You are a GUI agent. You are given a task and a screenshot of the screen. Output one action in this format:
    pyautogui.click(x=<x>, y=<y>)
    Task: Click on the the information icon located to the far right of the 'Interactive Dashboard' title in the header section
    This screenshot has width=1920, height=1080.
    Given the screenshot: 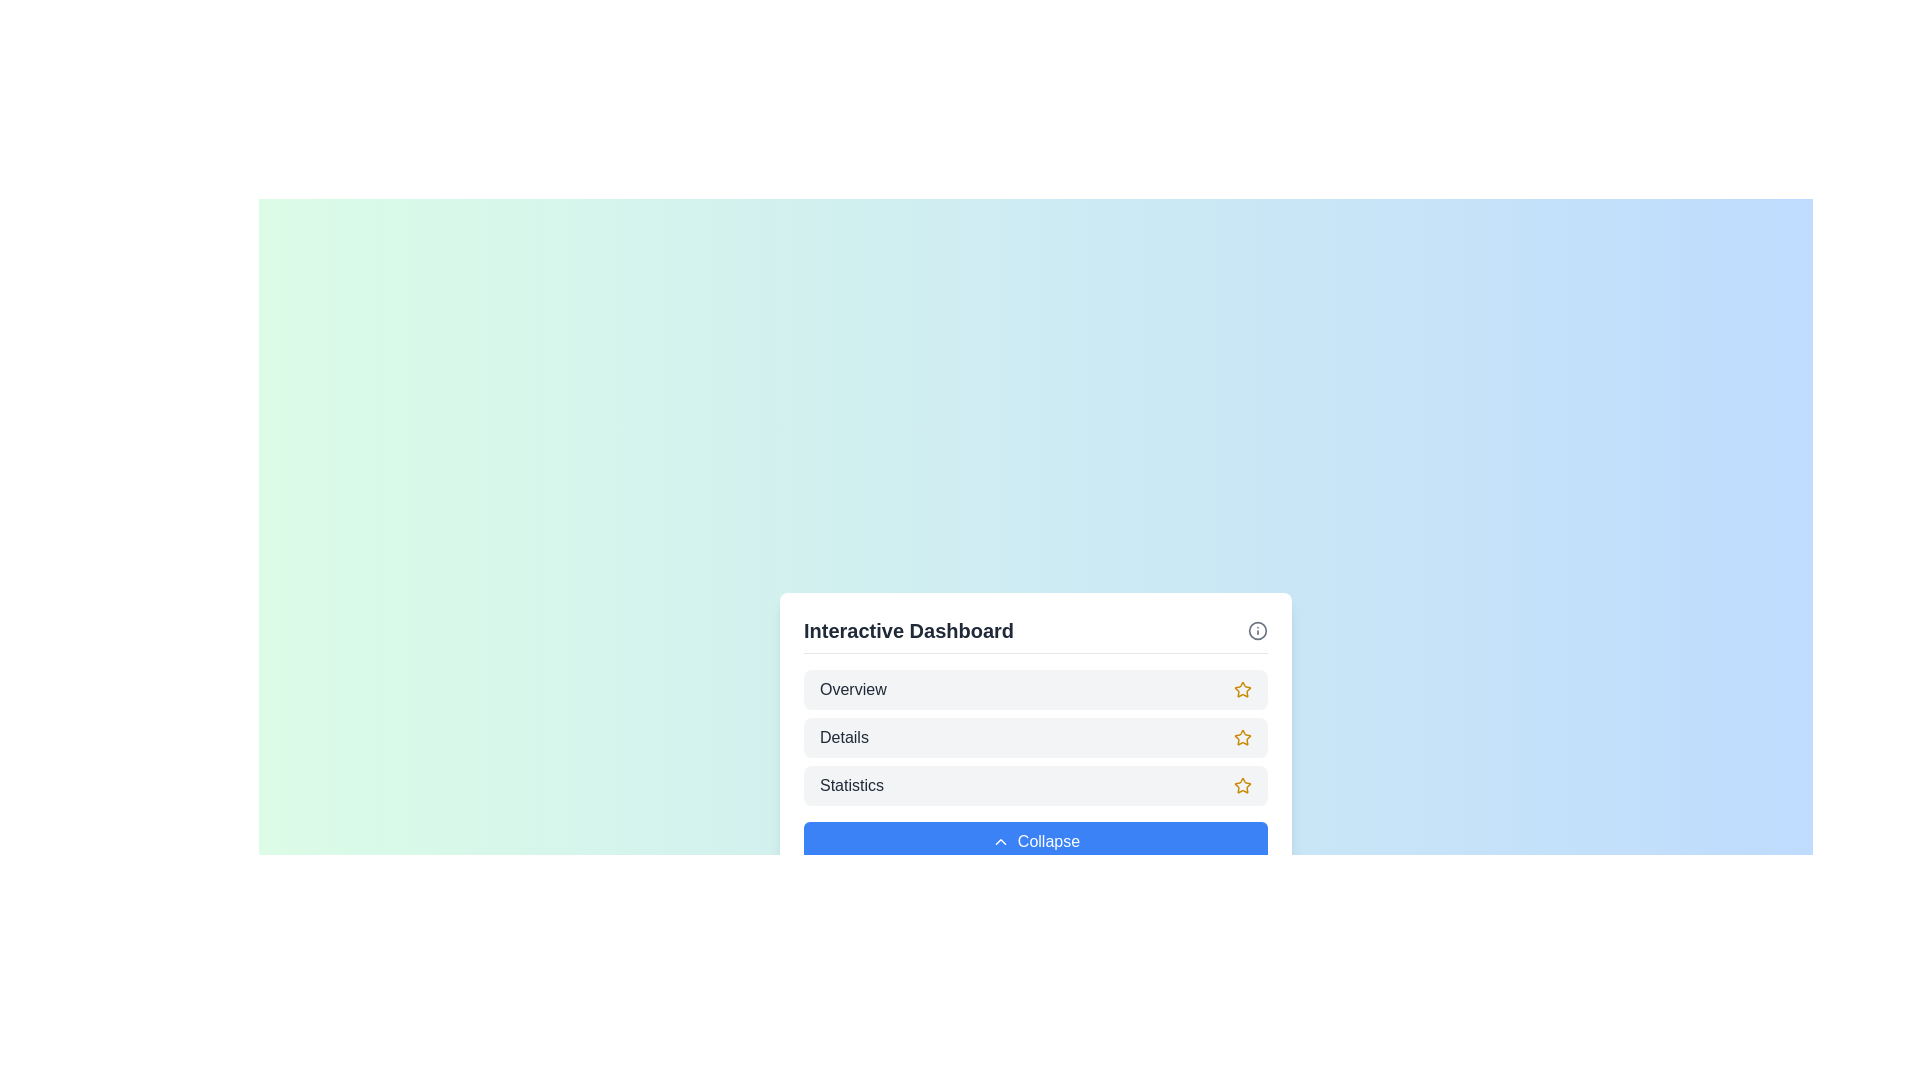 What is the action you would take?
    pyautogui.click(x=1256, y=630)
    